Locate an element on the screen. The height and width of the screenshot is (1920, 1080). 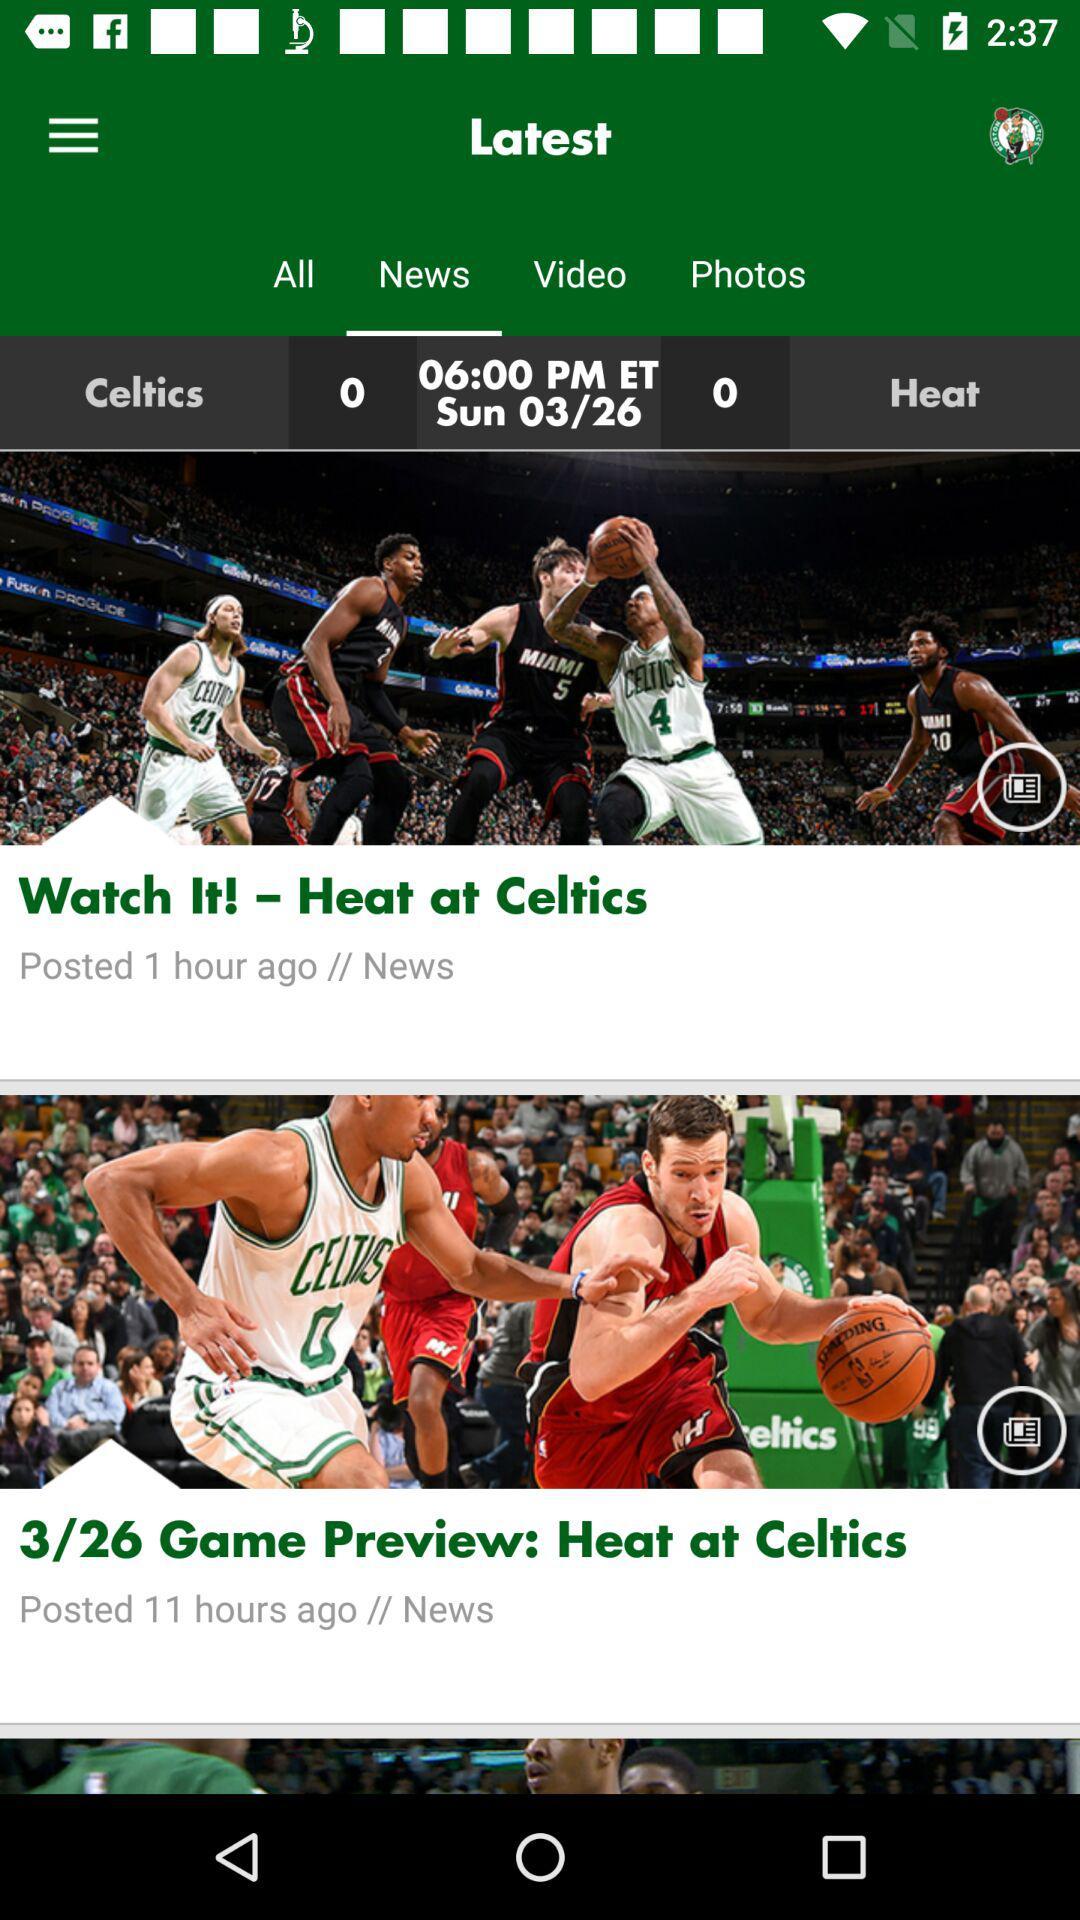
the posted 11 hours icon is located at coordinates (540, 1608).